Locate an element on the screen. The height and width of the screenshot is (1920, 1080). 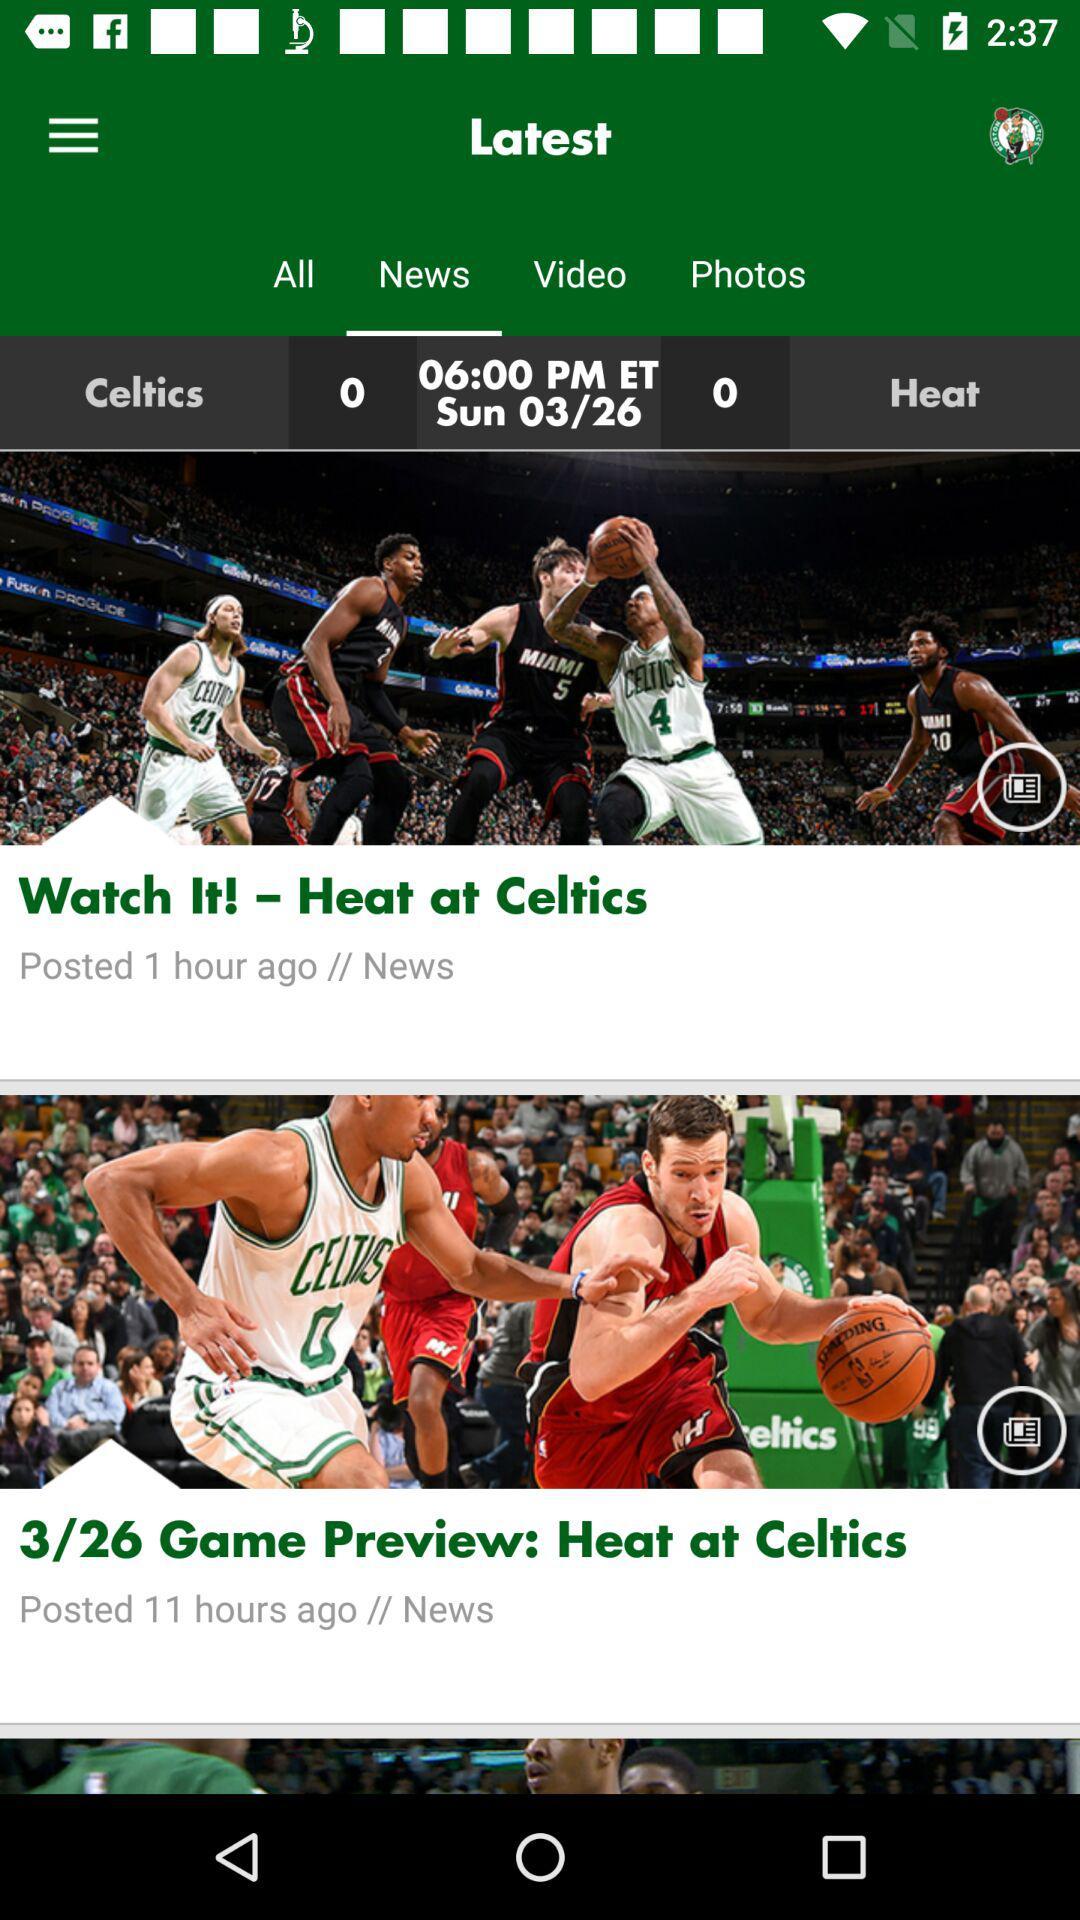
the posted 11 hours icon is located at coordinates (540, 1608).